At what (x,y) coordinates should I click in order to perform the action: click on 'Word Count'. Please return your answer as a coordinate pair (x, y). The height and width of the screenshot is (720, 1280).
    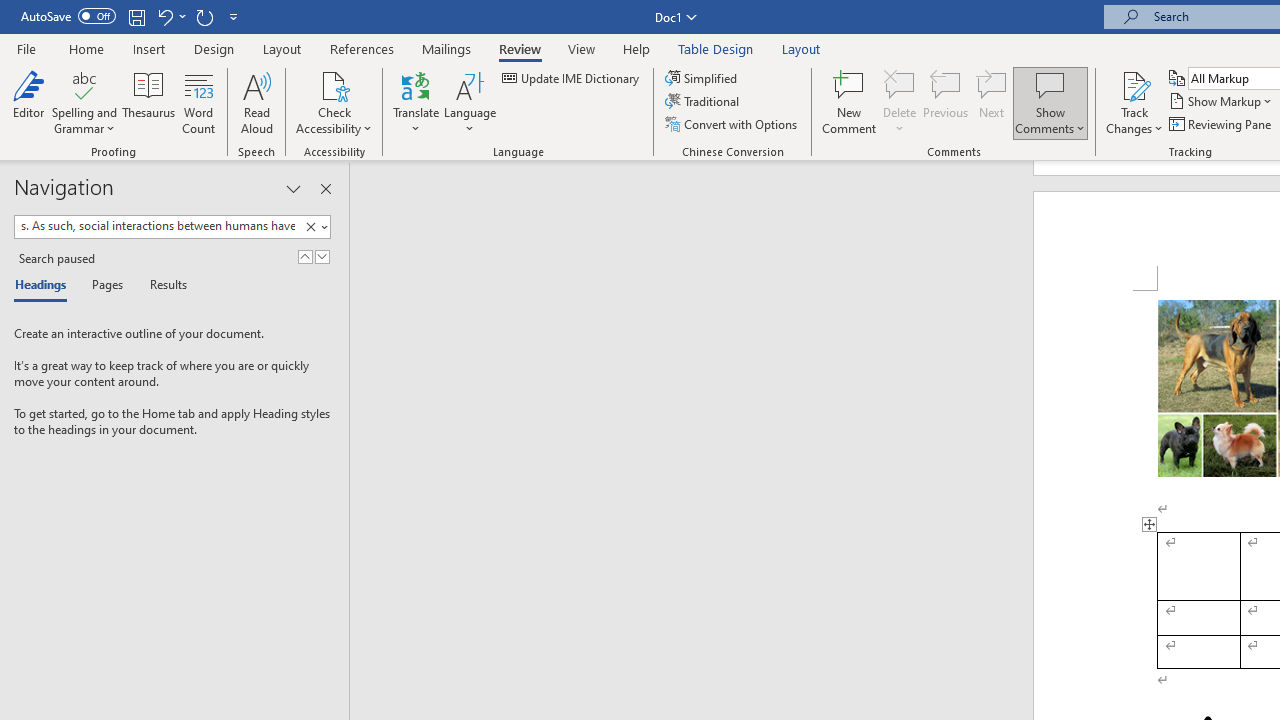
    Looking at the image, I should click on (199, 103).